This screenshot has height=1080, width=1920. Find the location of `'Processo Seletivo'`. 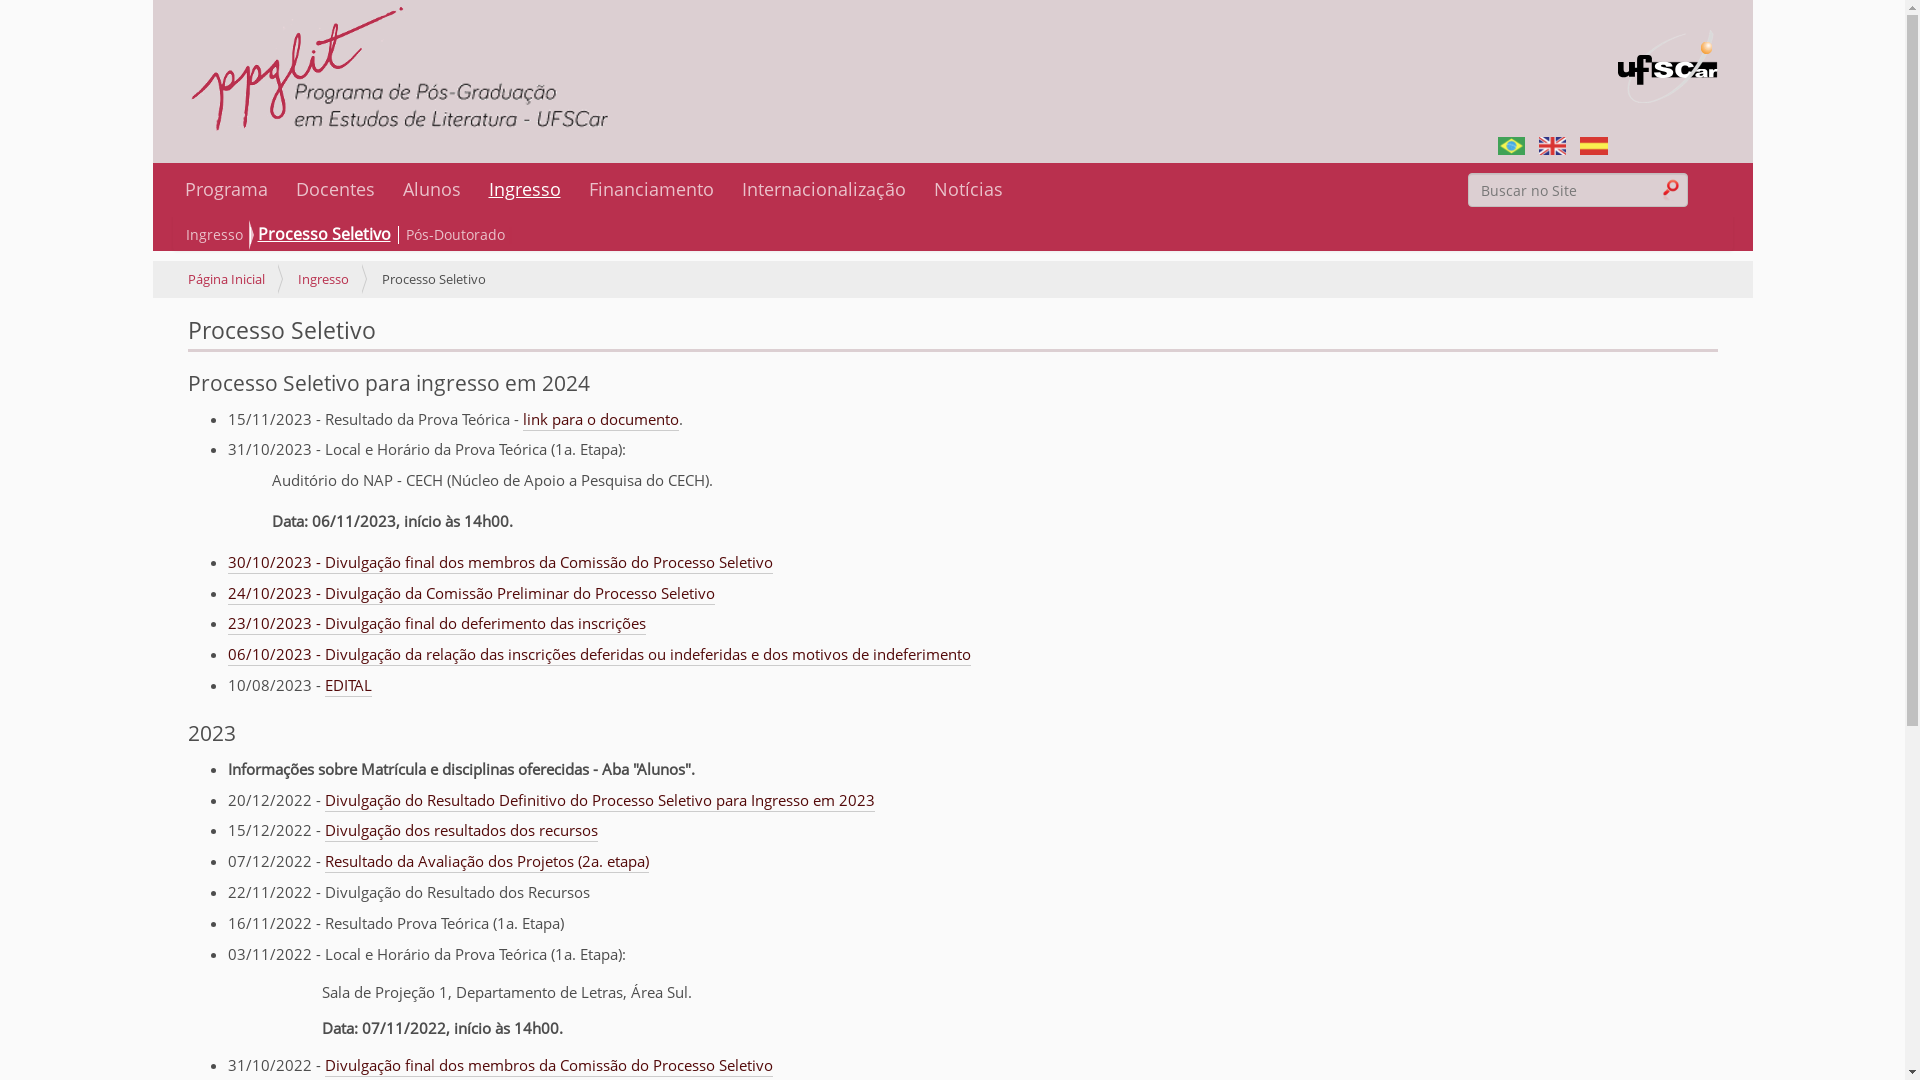

'Processo Seletivo' is located at coordinates (253, 234).